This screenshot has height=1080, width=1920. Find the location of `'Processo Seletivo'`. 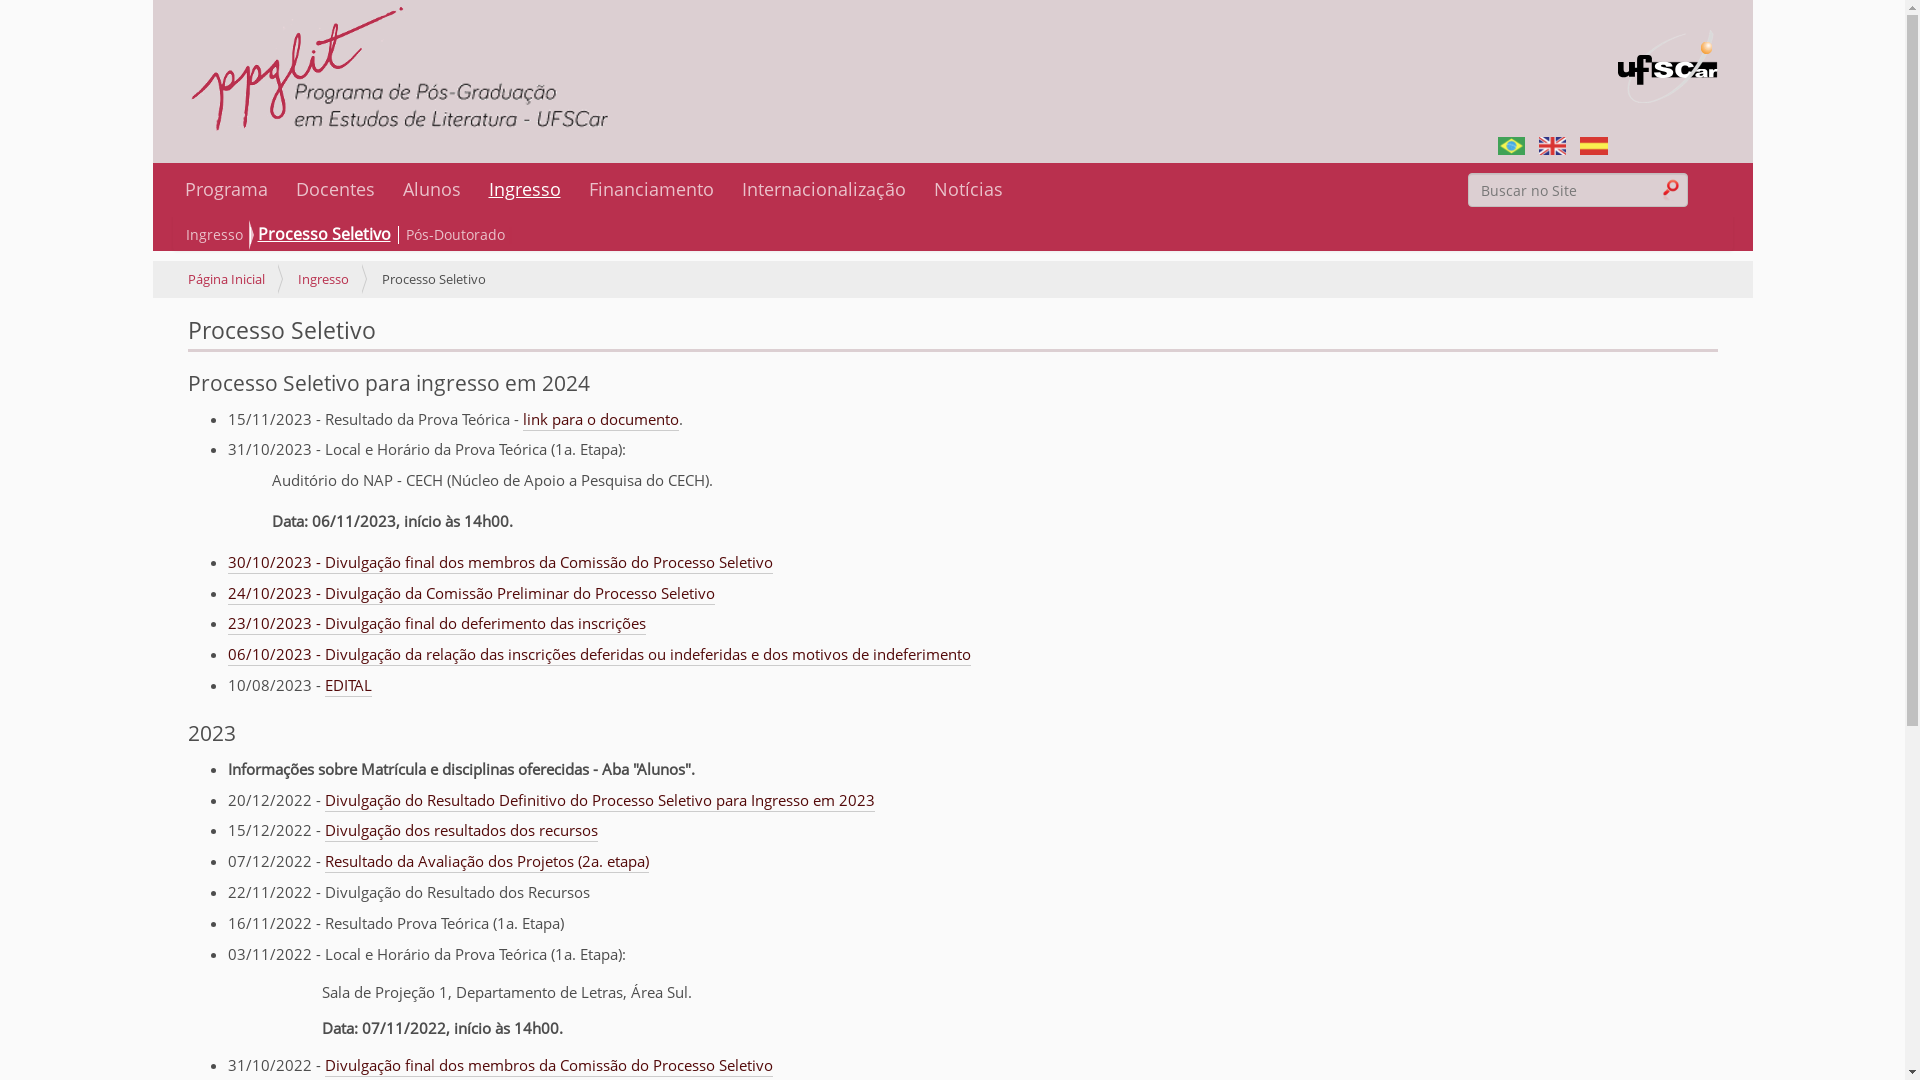

'Processo Seletivo' is located at coordinates (253, 234).